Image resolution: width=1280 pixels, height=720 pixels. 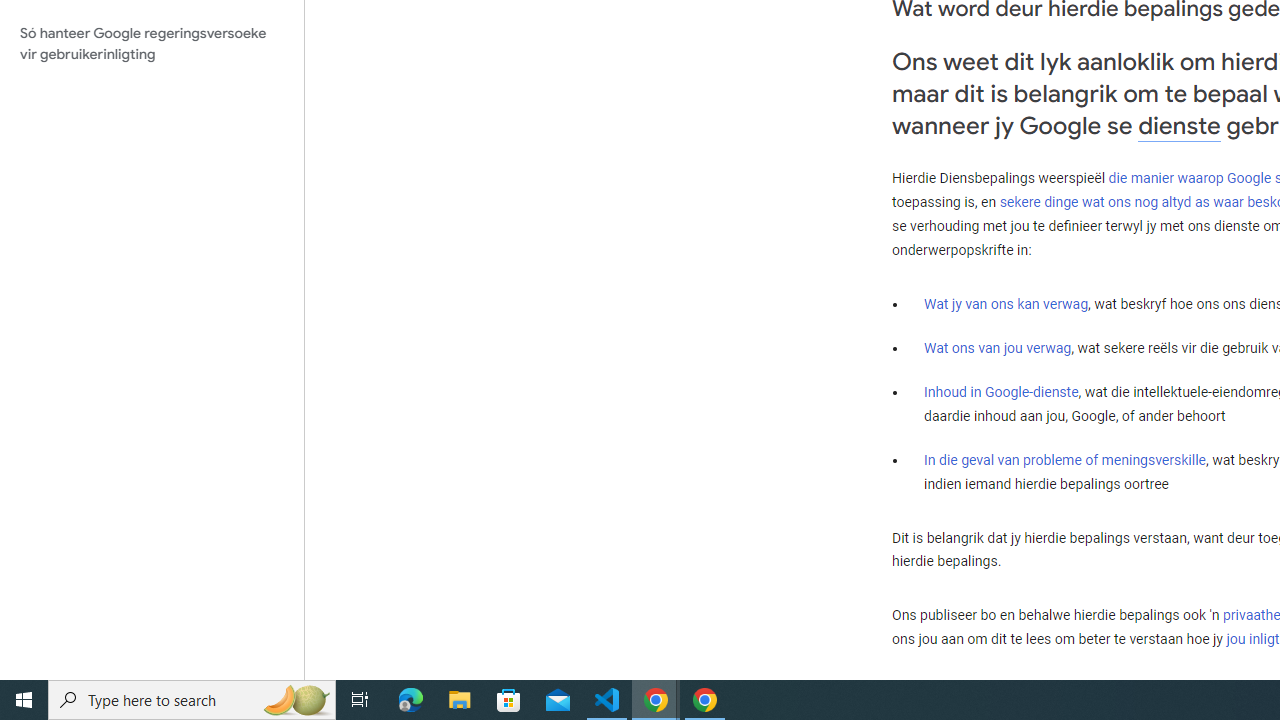 I want to click on 'File Explorer', so click(x=459, y=698).